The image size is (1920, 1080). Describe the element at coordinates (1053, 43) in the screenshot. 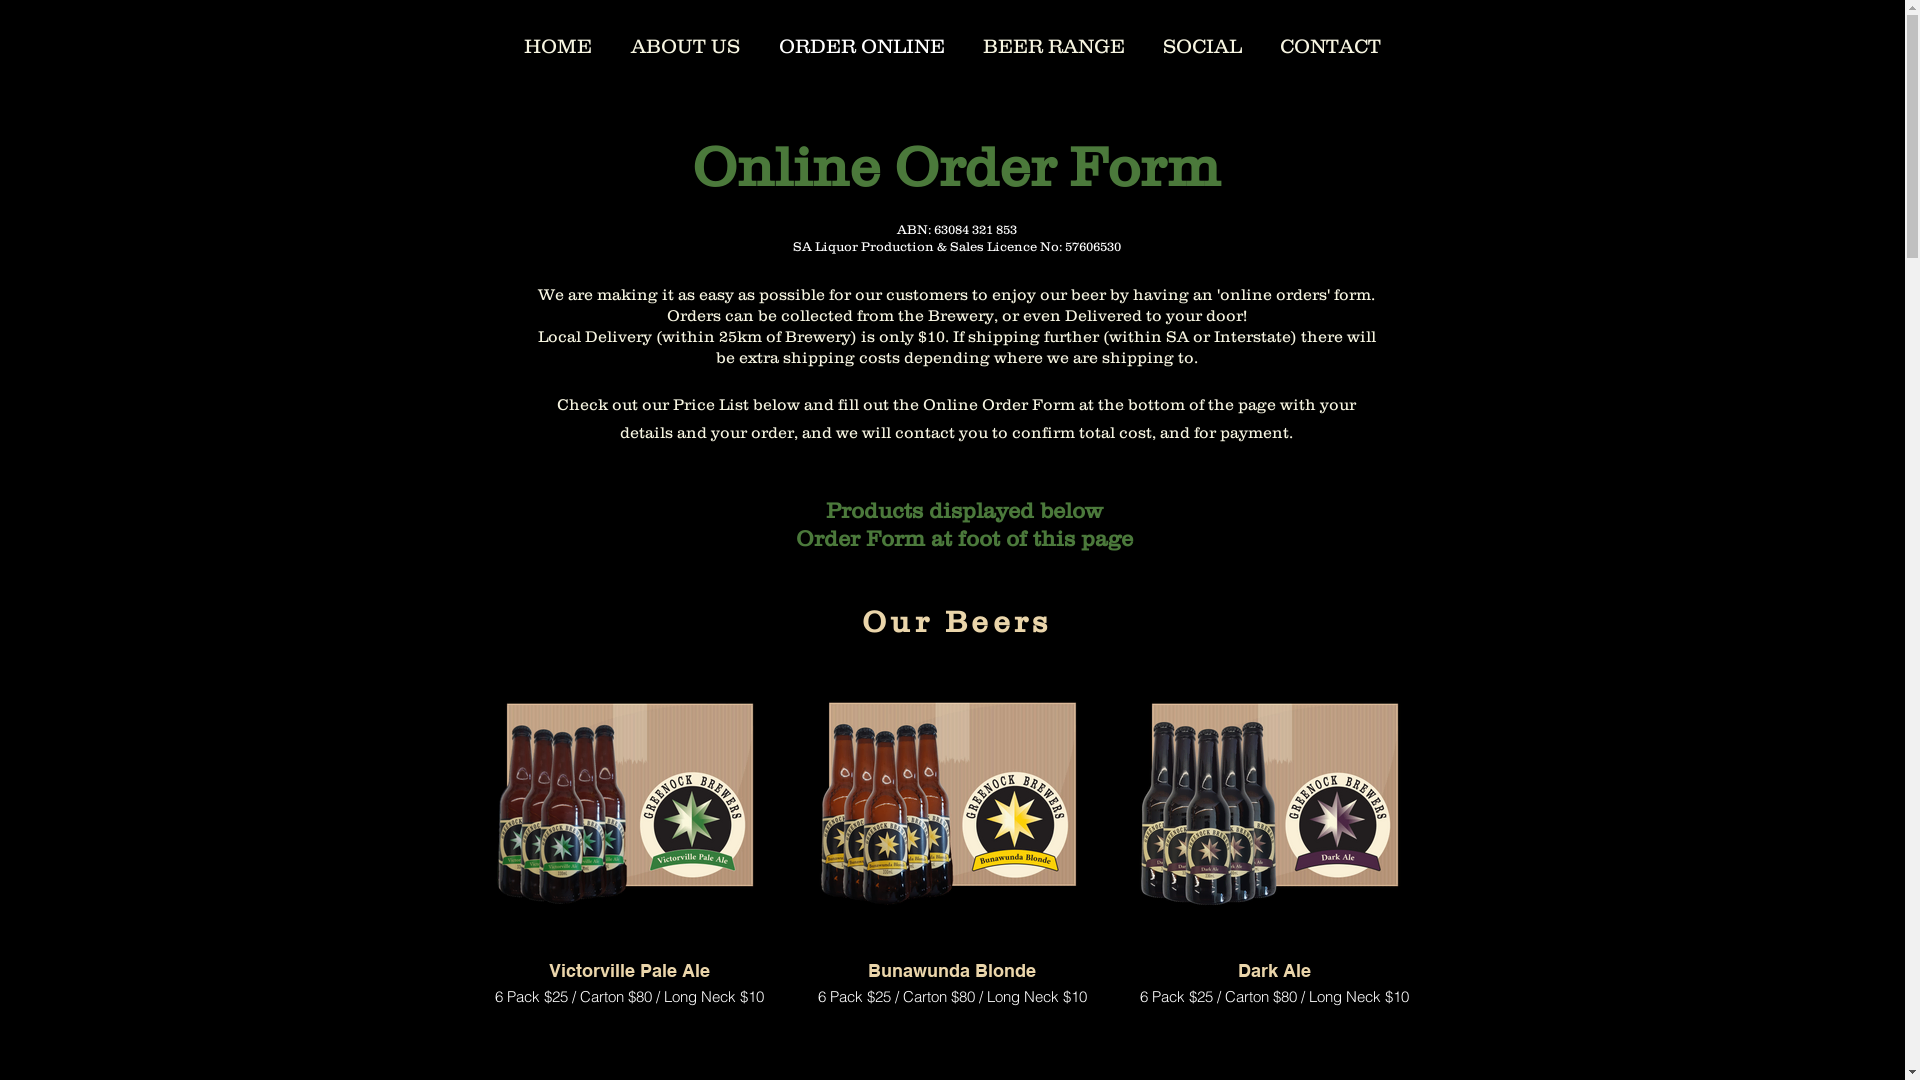

I see `'BEER RANGE'` at that location.